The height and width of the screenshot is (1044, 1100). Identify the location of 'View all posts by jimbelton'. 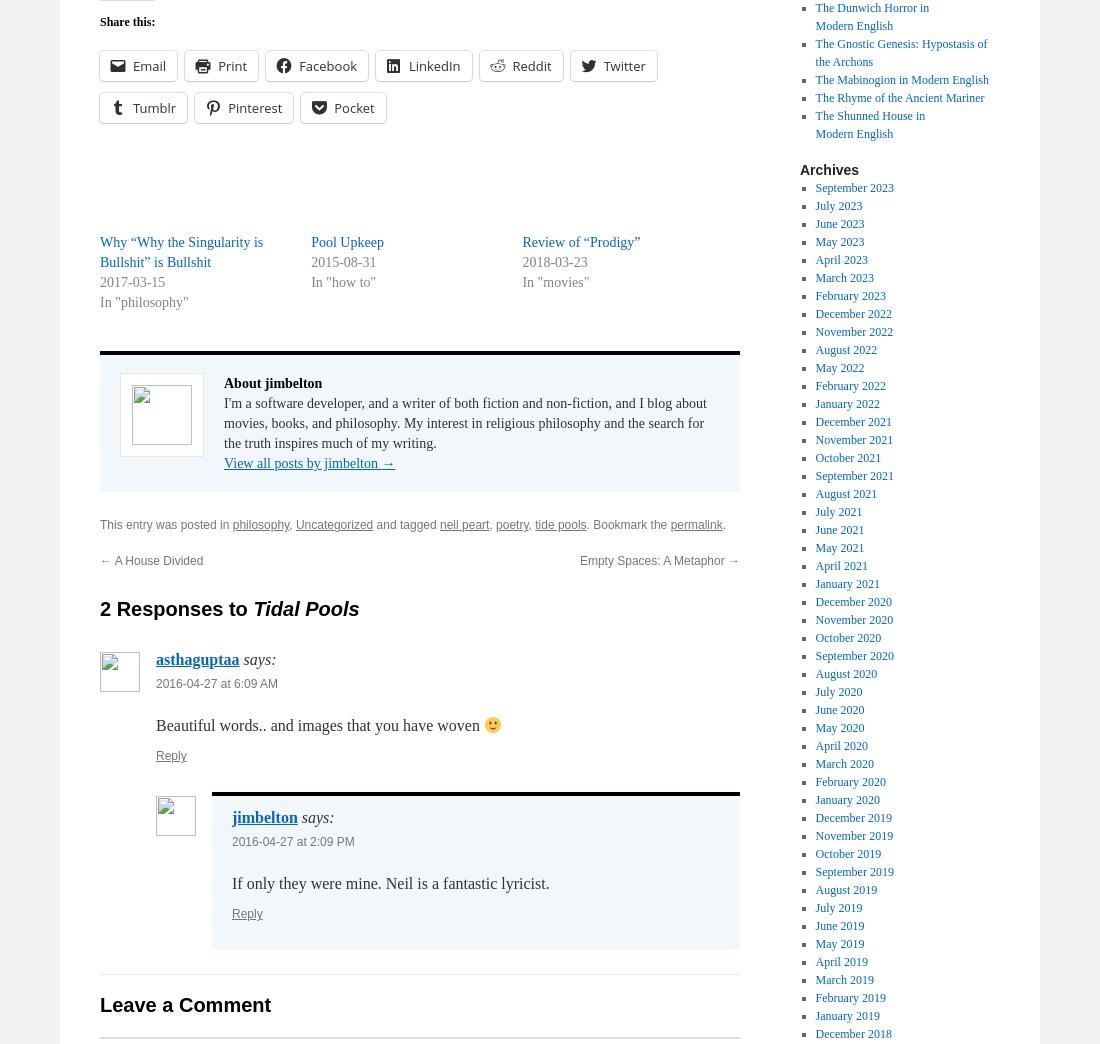
(301, 463).